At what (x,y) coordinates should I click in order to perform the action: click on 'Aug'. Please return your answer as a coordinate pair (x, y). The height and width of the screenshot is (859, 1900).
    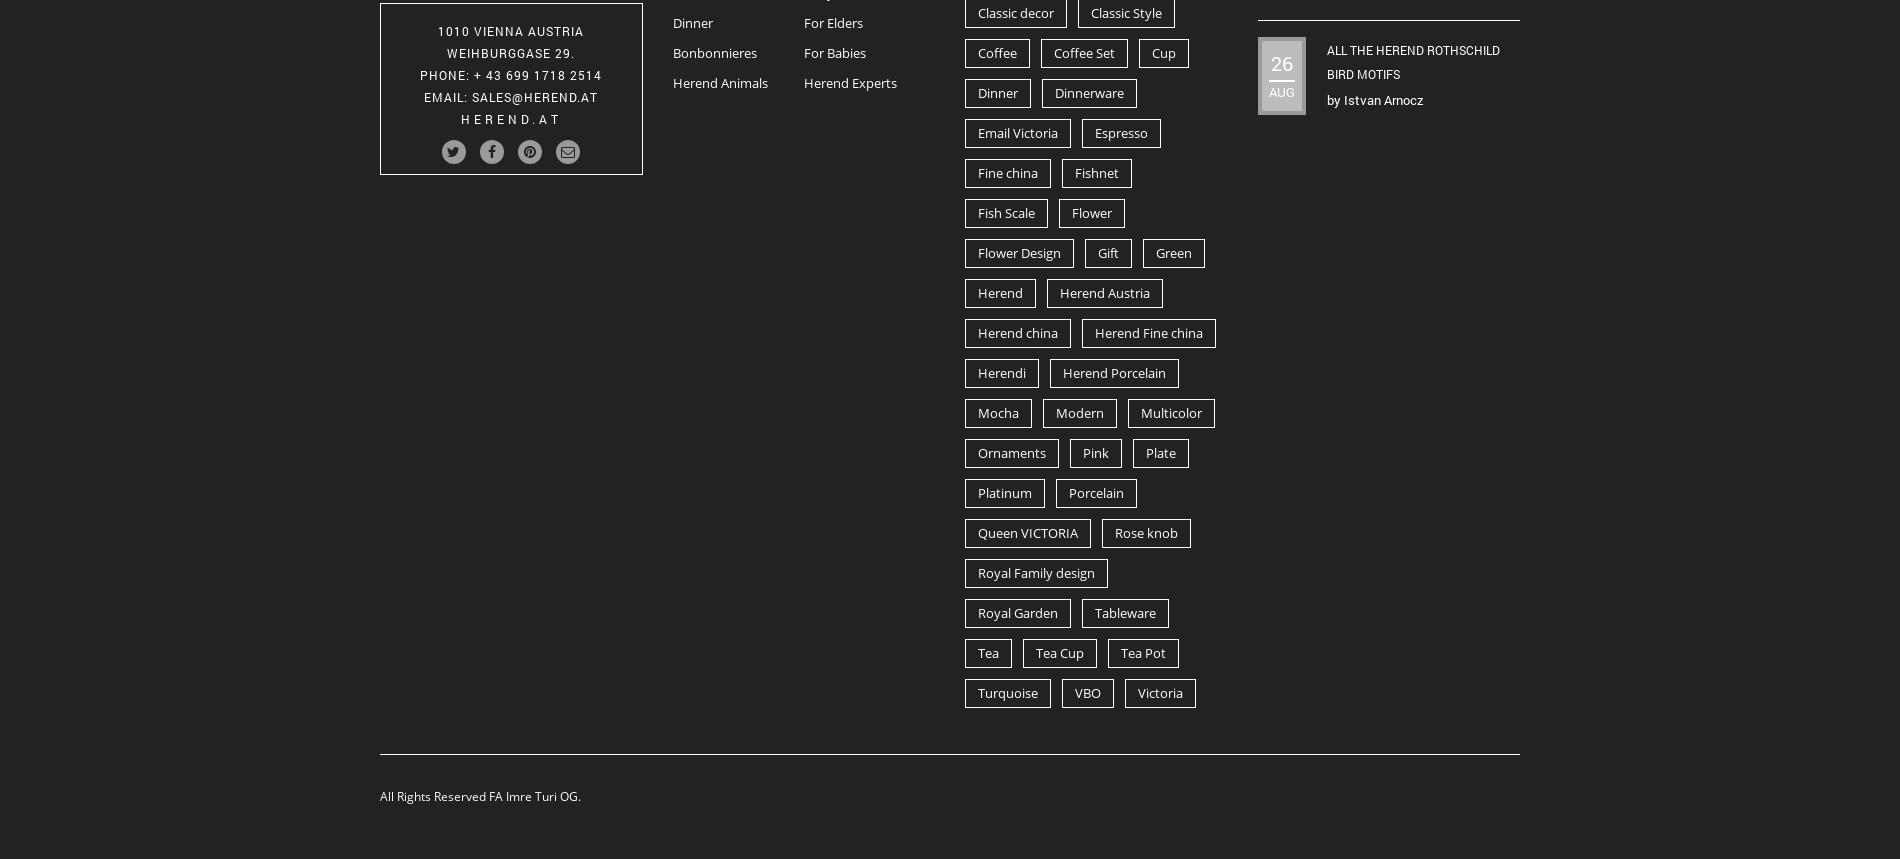
    Looking at the image, I should click on (1279, 90).